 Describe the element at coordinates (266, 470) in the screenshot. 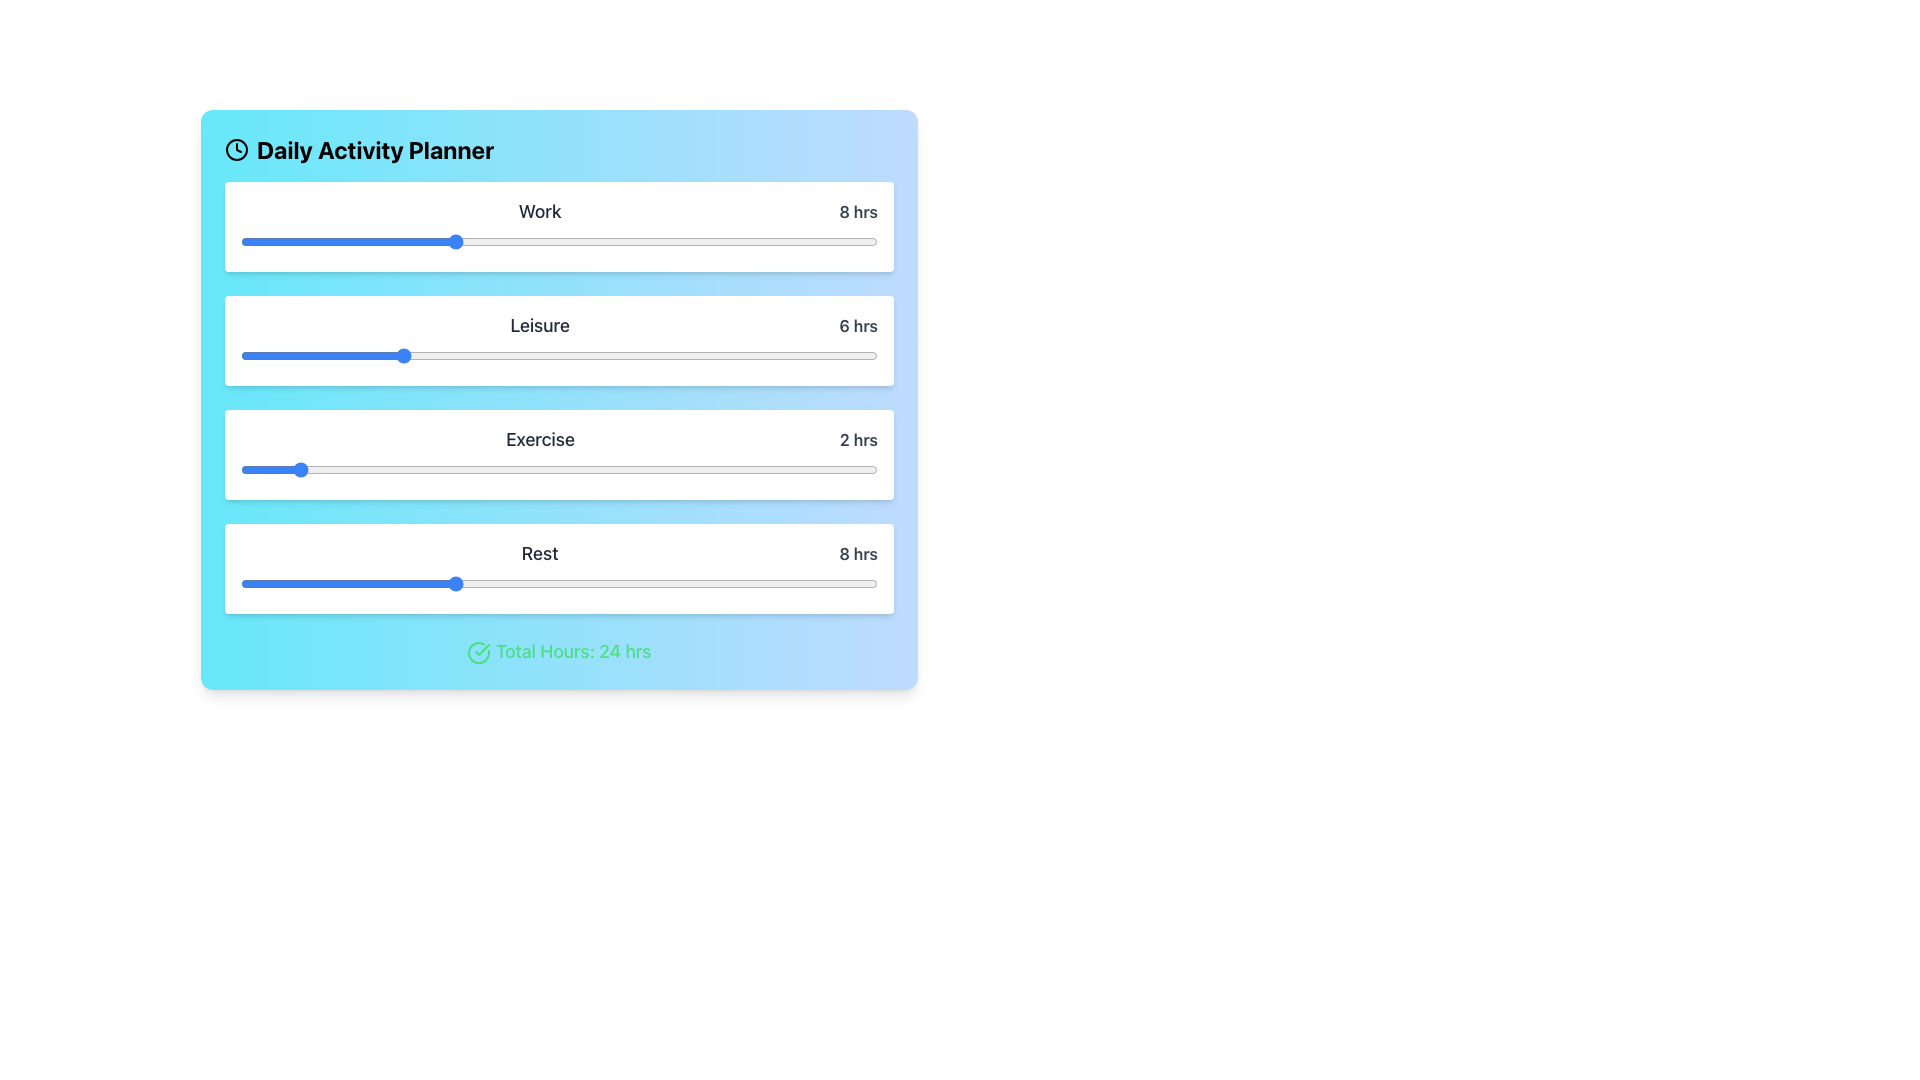

I see `the Exercise duration` at that location.